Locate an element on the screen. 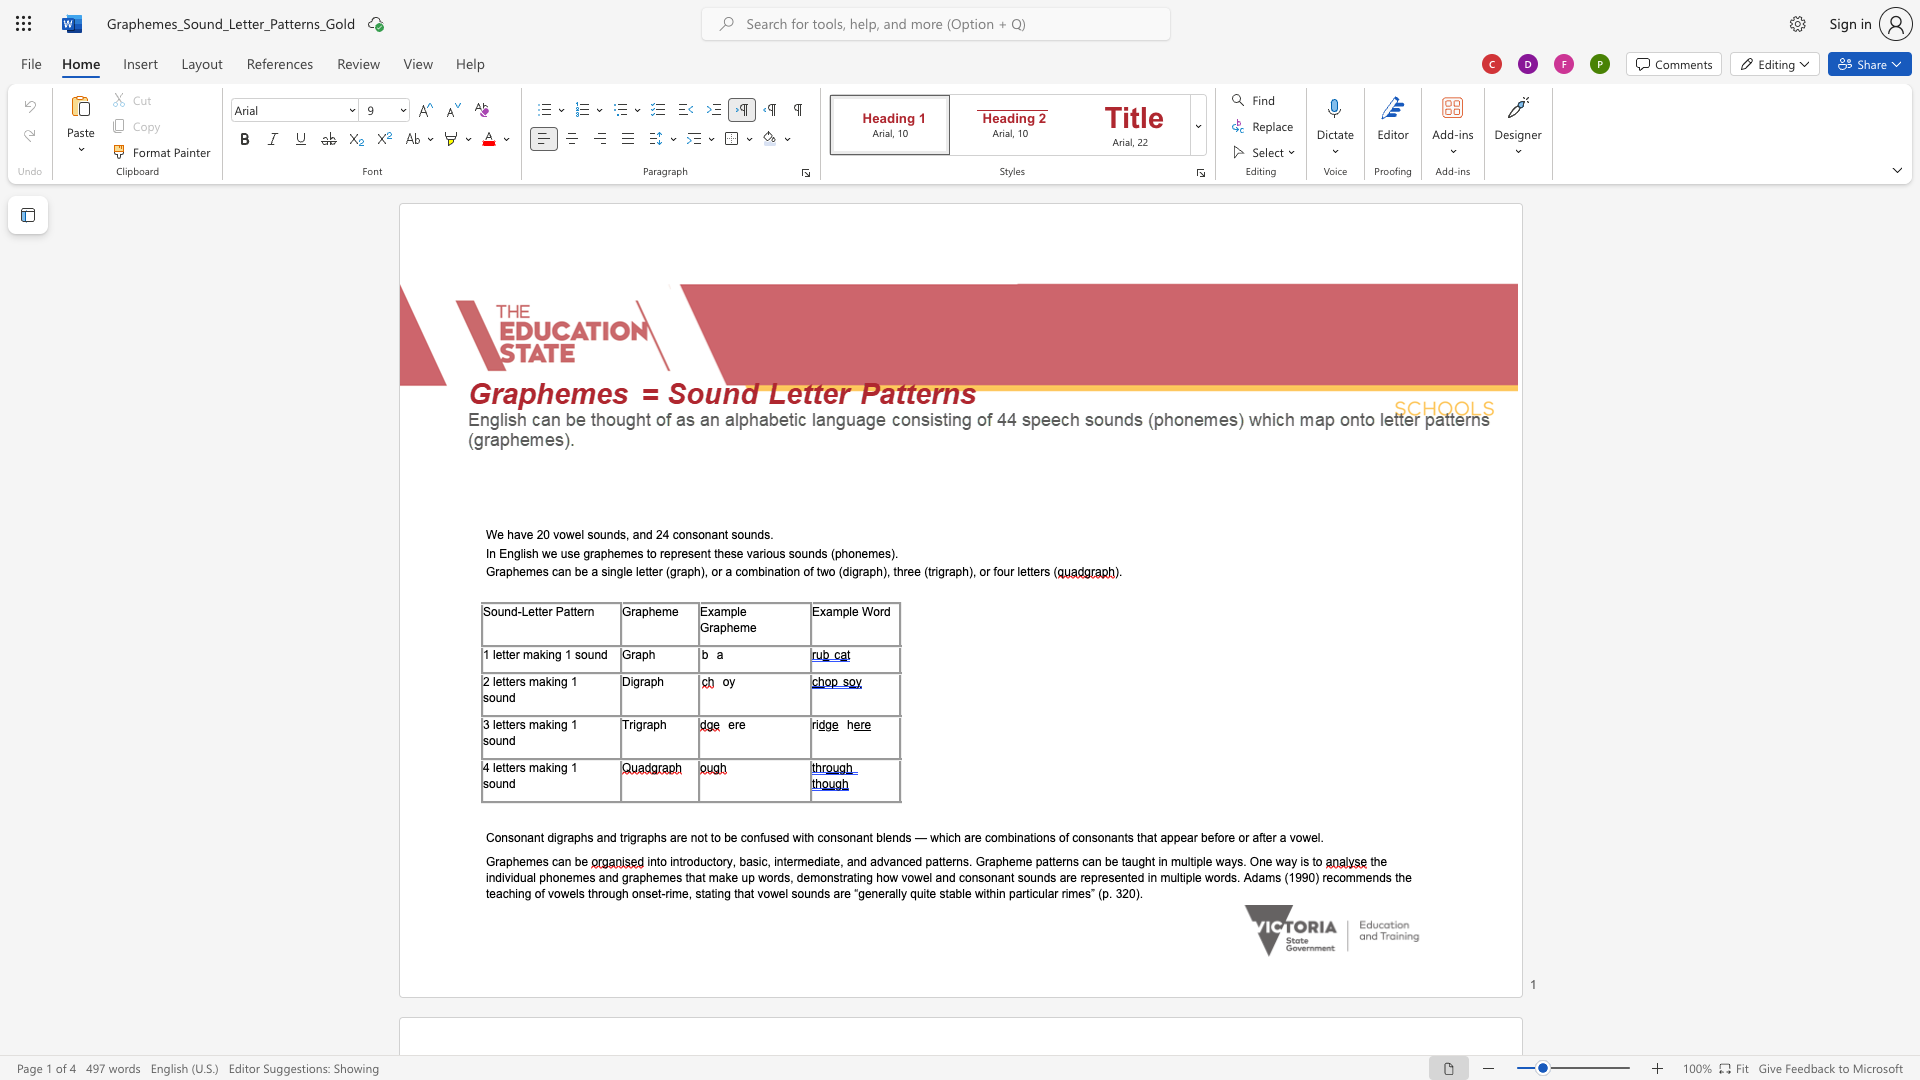  the 1th character "e" in the text is located at coordinates (531, 610).